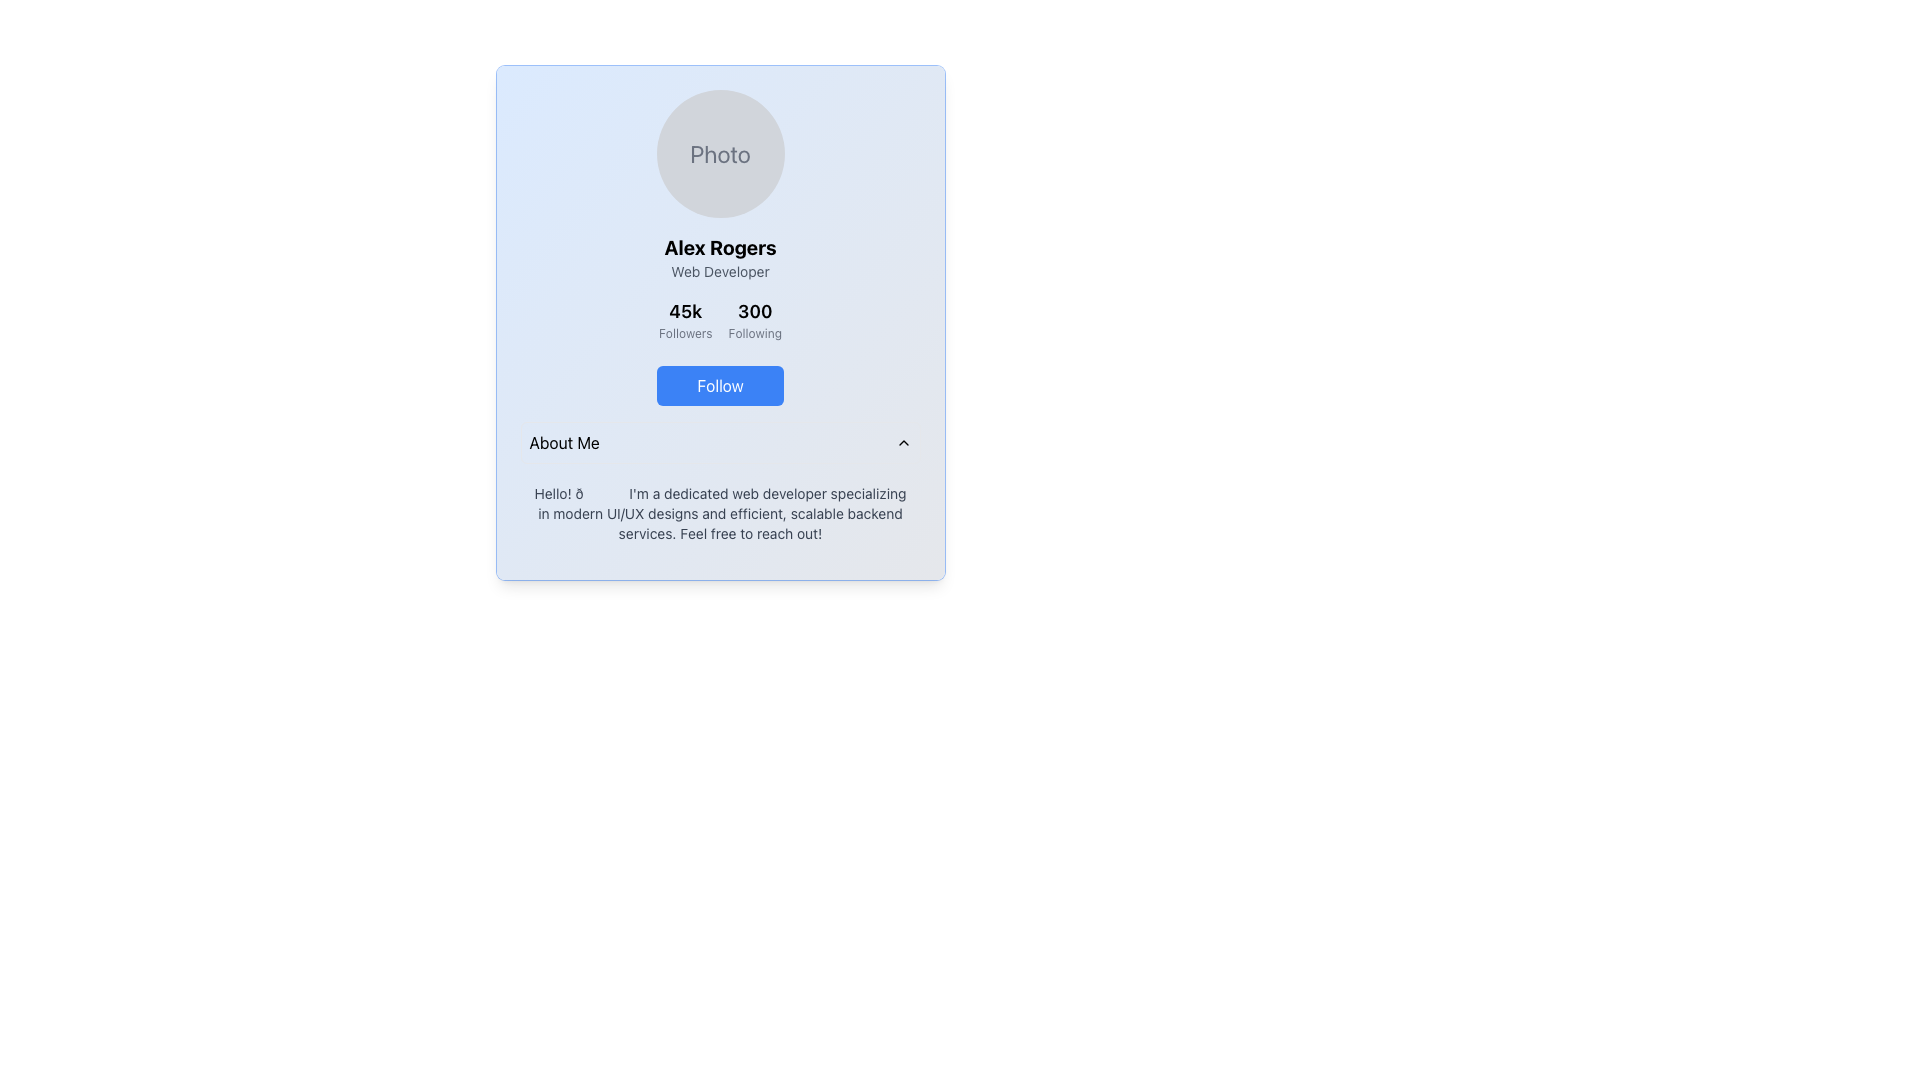 The height and width of the screenshot is (1080, 1920). I want to click on the non-interactive text label displaying the number of followers, which is located above the 'Followers' text in the profile card, so click(685, 312).